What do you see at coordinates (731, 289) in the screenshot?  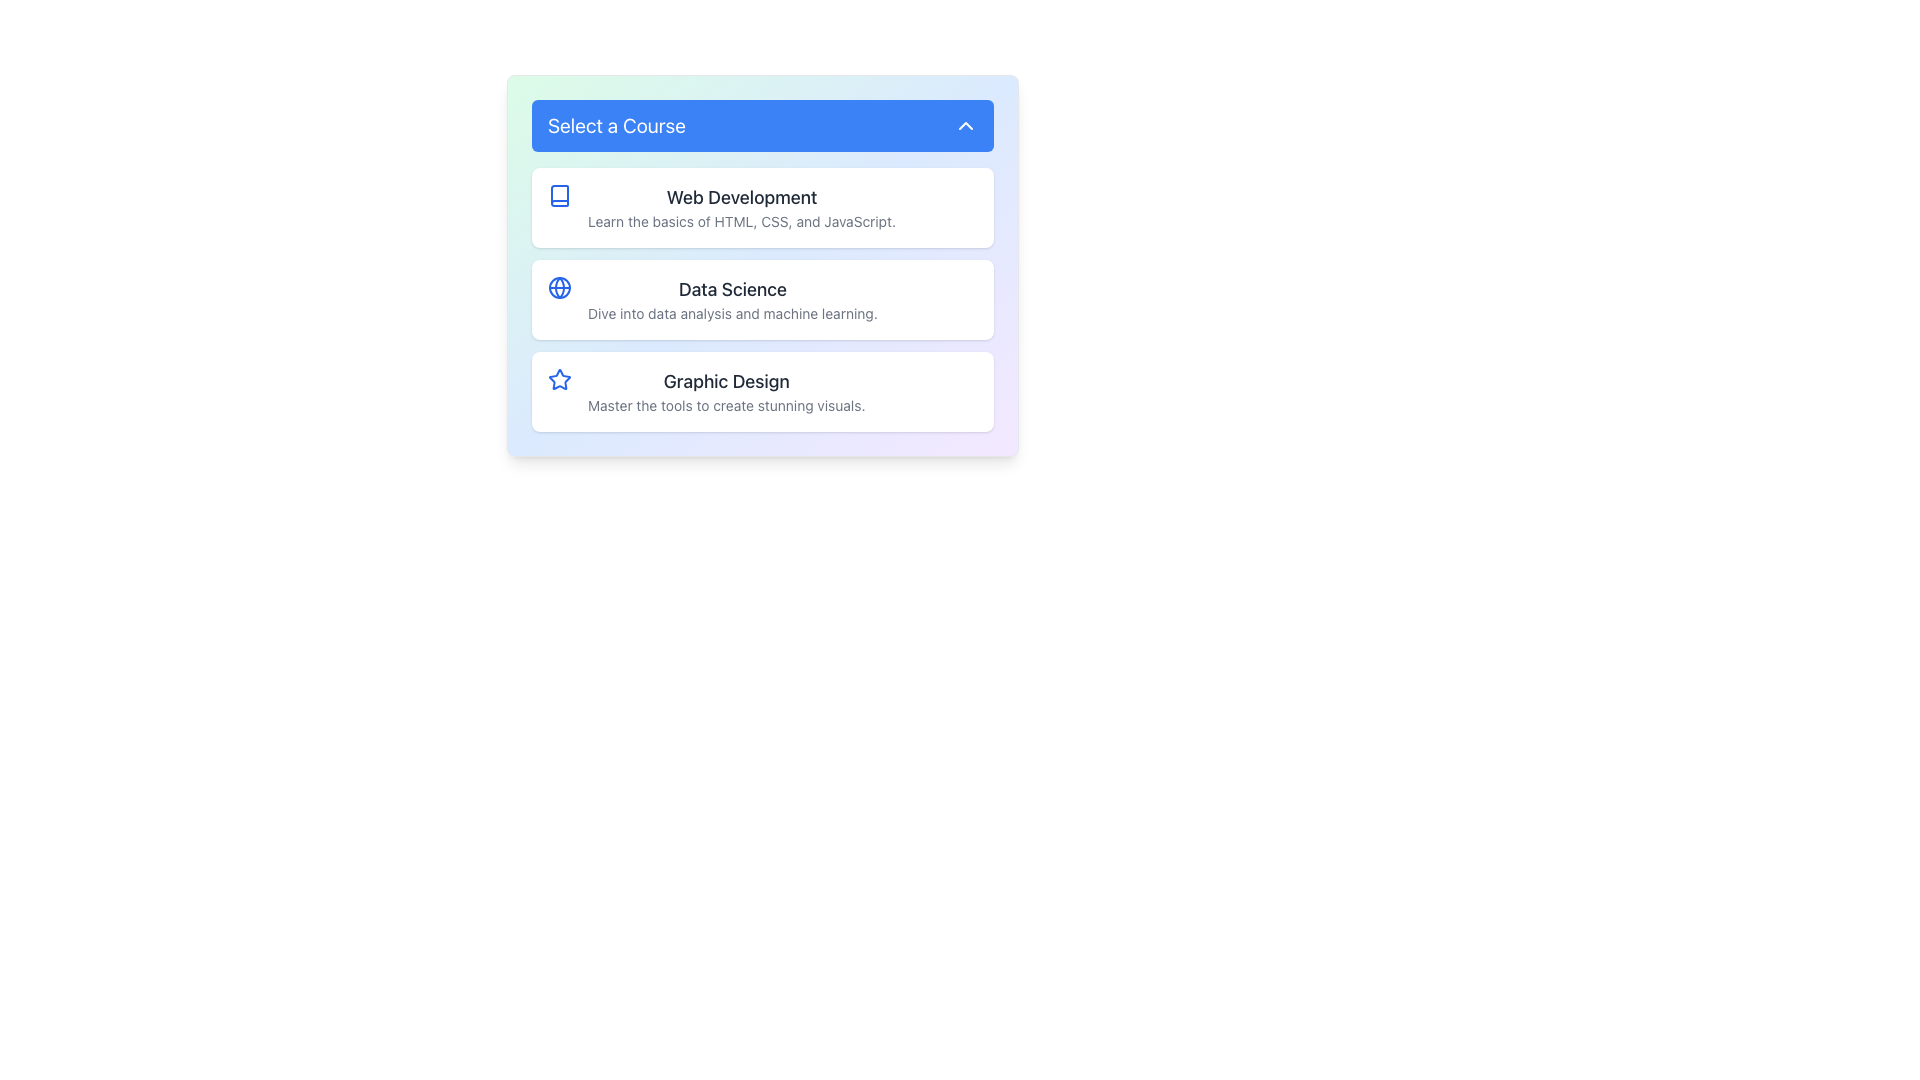 I see `the 'Data Science' text label which is the main title in the second card of the 'Select a Course' section` at bounding box center [731, 289].